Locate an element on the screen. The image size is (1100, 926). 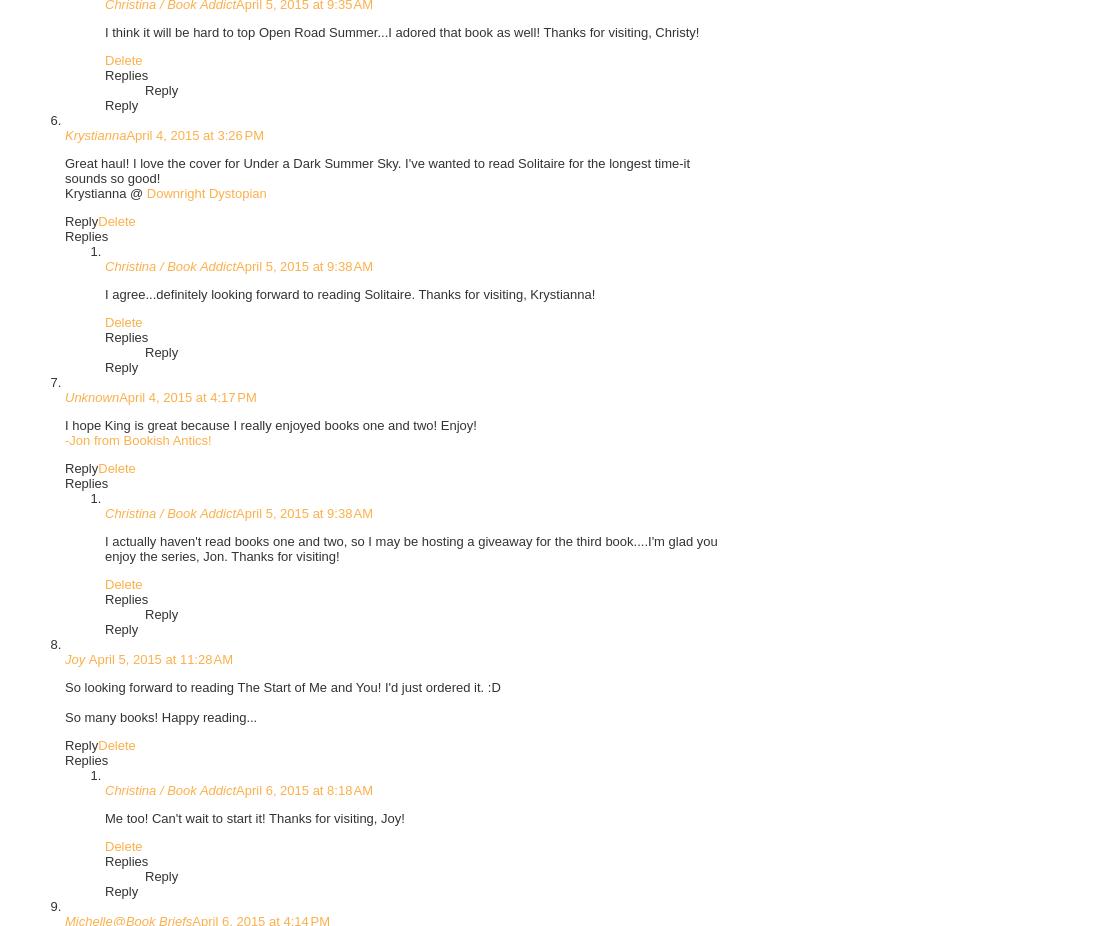
'I hope King is great because I really enjoyed books one and two! Enjoy!' is located at coordinates (270, 424).